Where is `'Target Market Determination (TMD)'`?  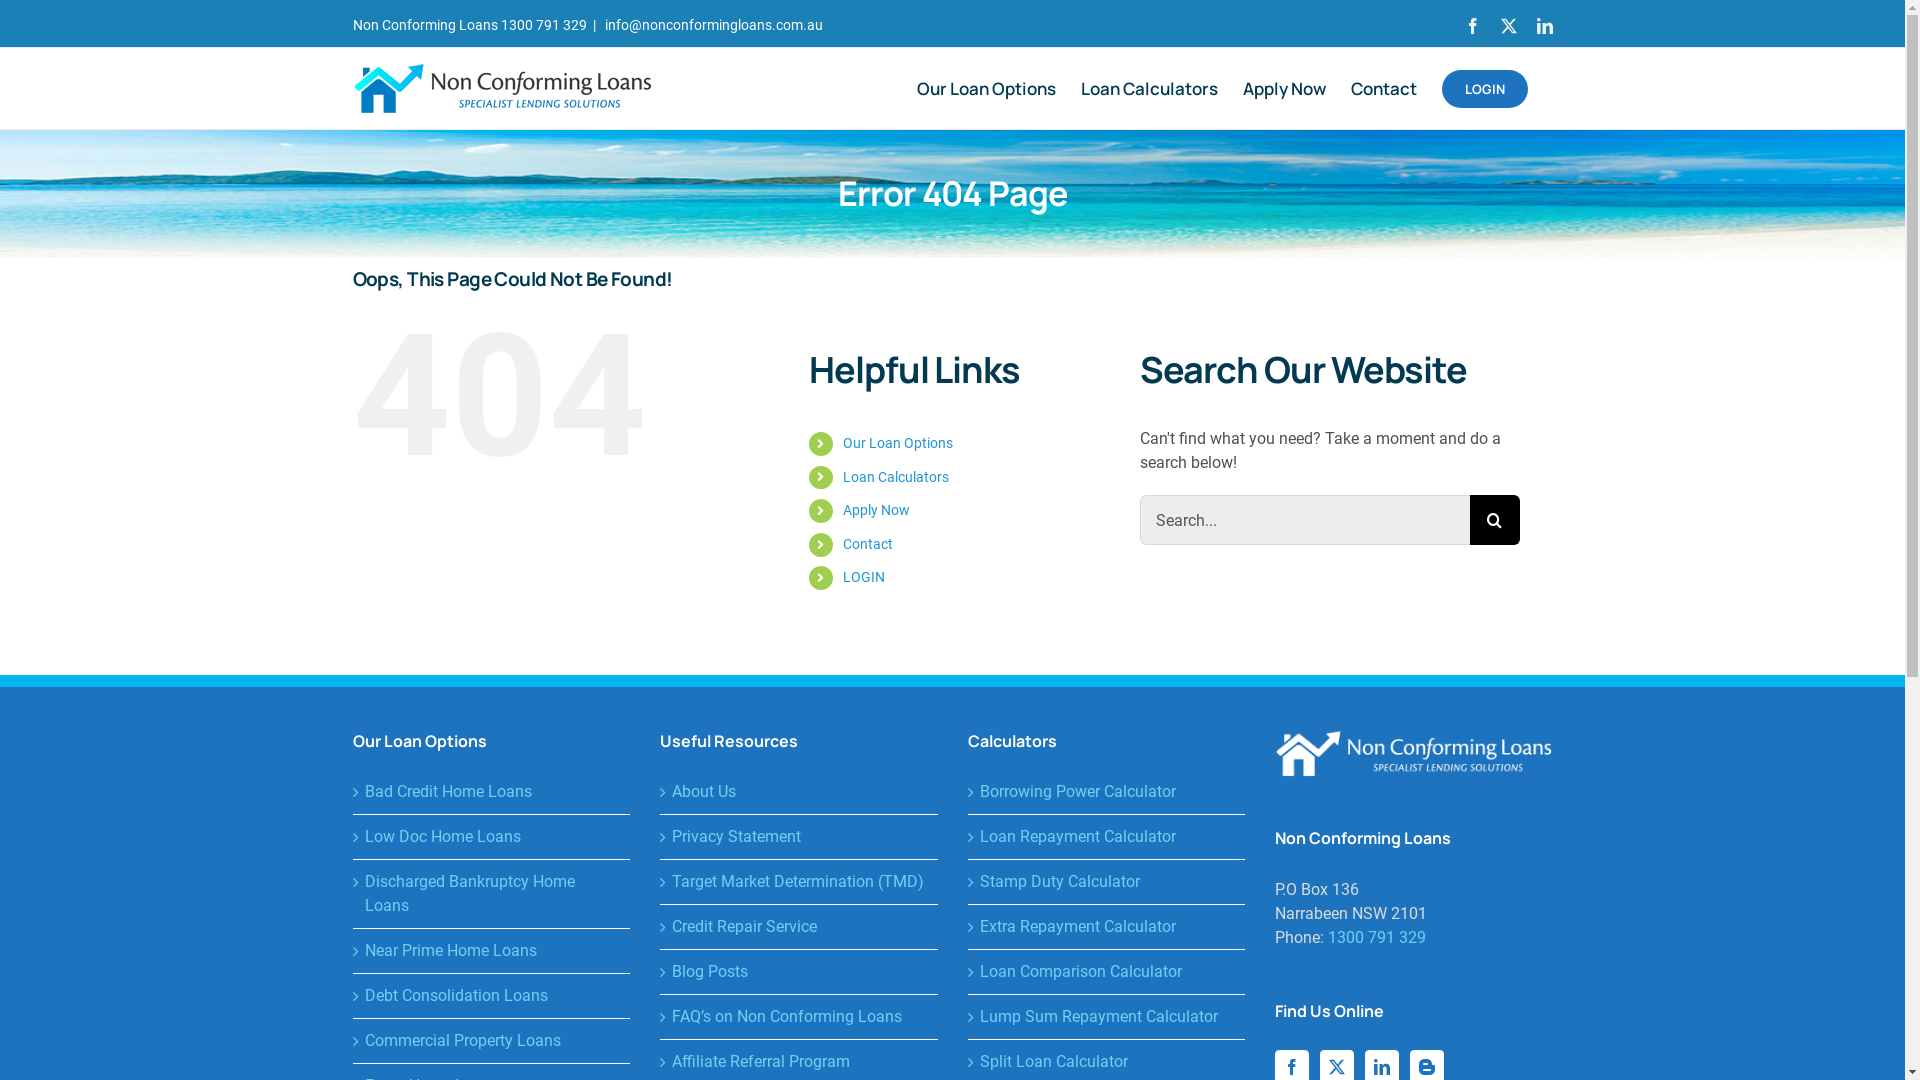 'Target Market Determination (TMD)' is located at coordinates (800, 881).